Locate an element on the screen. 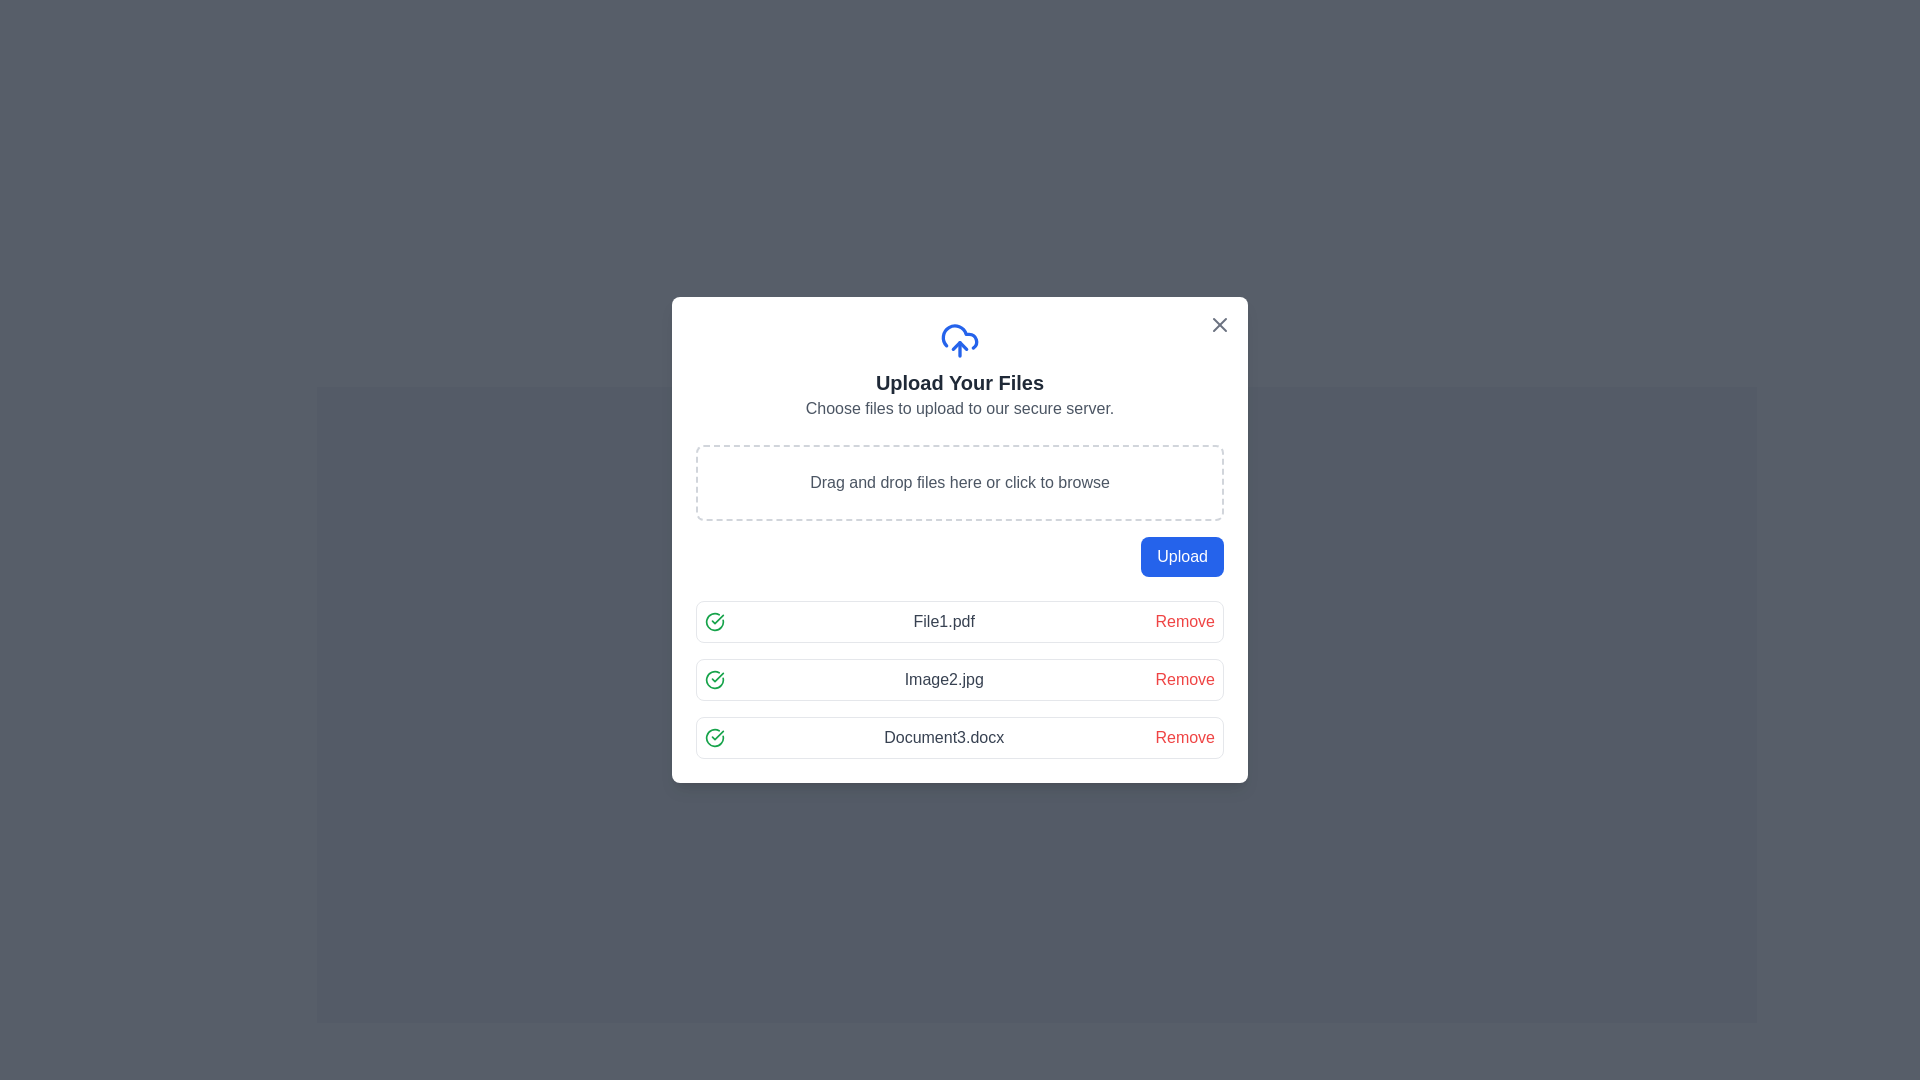 The image size is (1920, 1080). the 'Upload' button using Tab navigation is located at coordinates (1182, 556).